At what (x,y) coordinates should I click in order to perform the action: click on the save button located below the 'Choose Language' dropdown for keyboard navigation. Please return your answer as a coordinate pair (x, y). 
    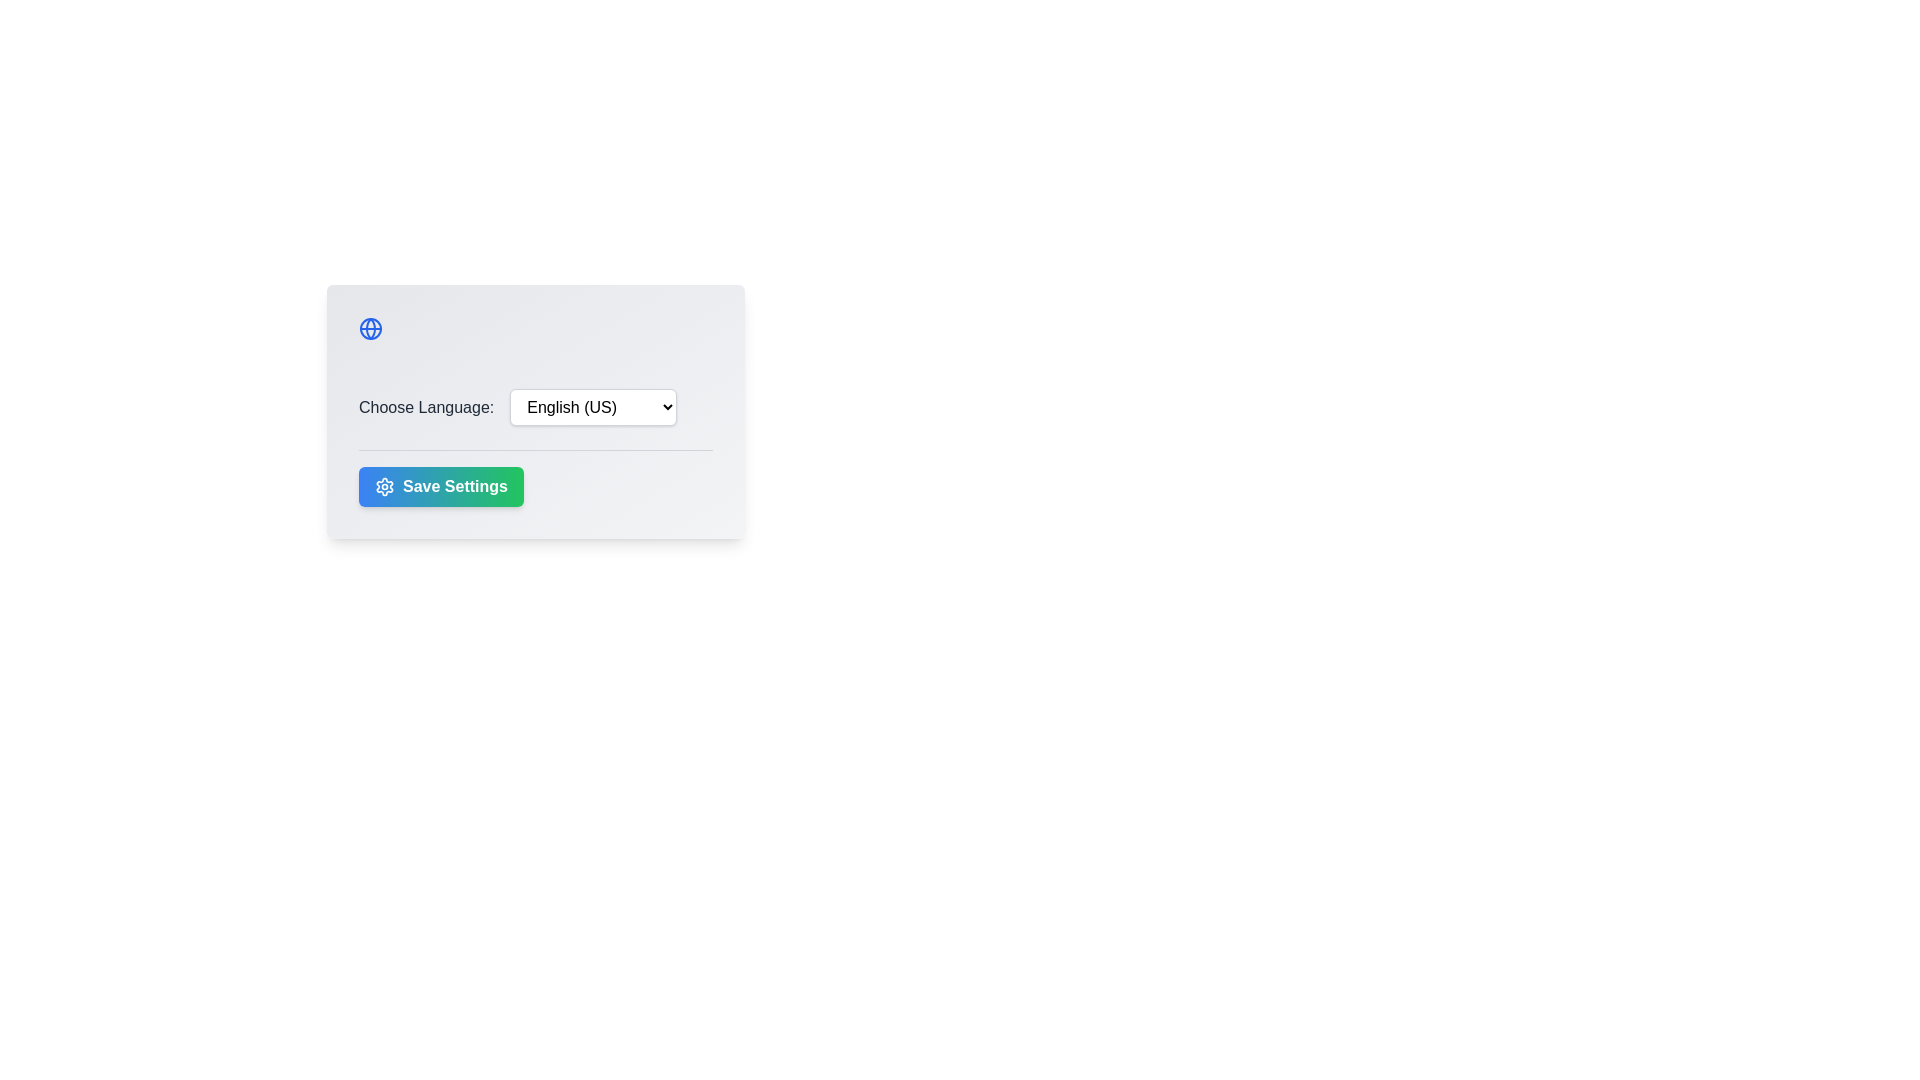
    Looking at the image, I should click on (440, 486).